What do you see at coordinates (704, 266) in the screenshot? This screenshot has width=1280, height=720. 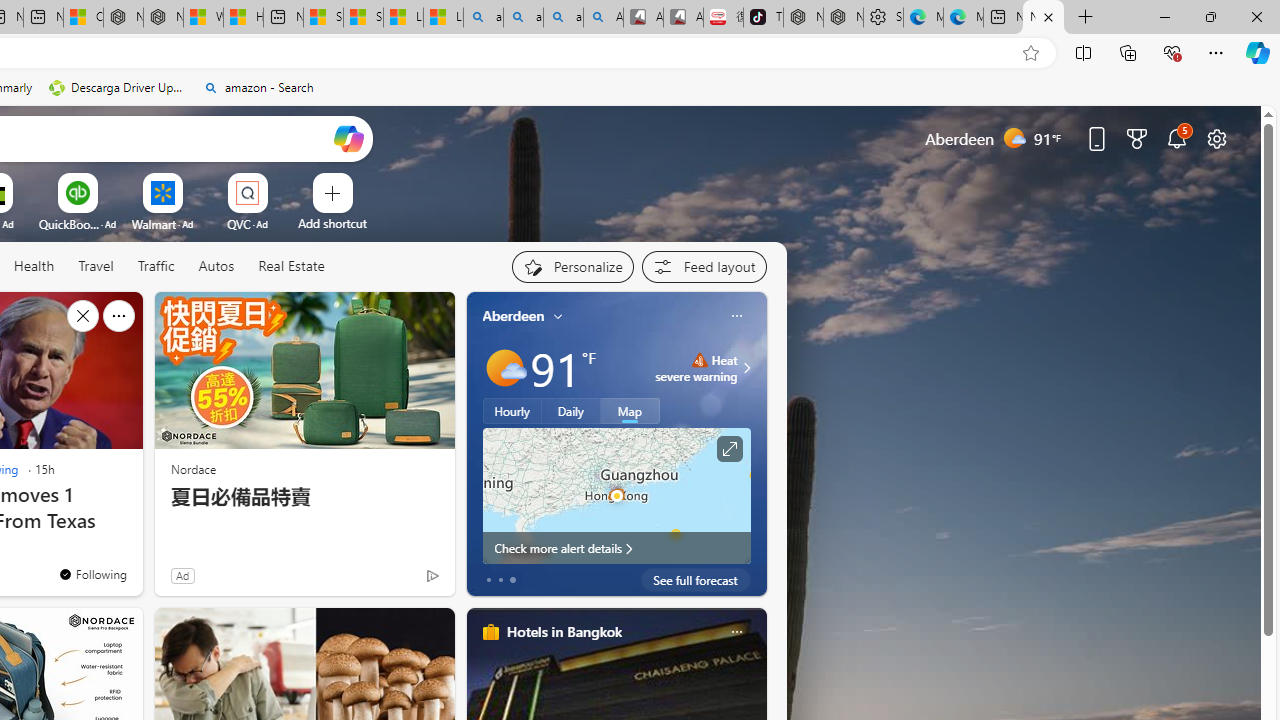 I see `'Feed settings'` at bounding box center [704, 266].